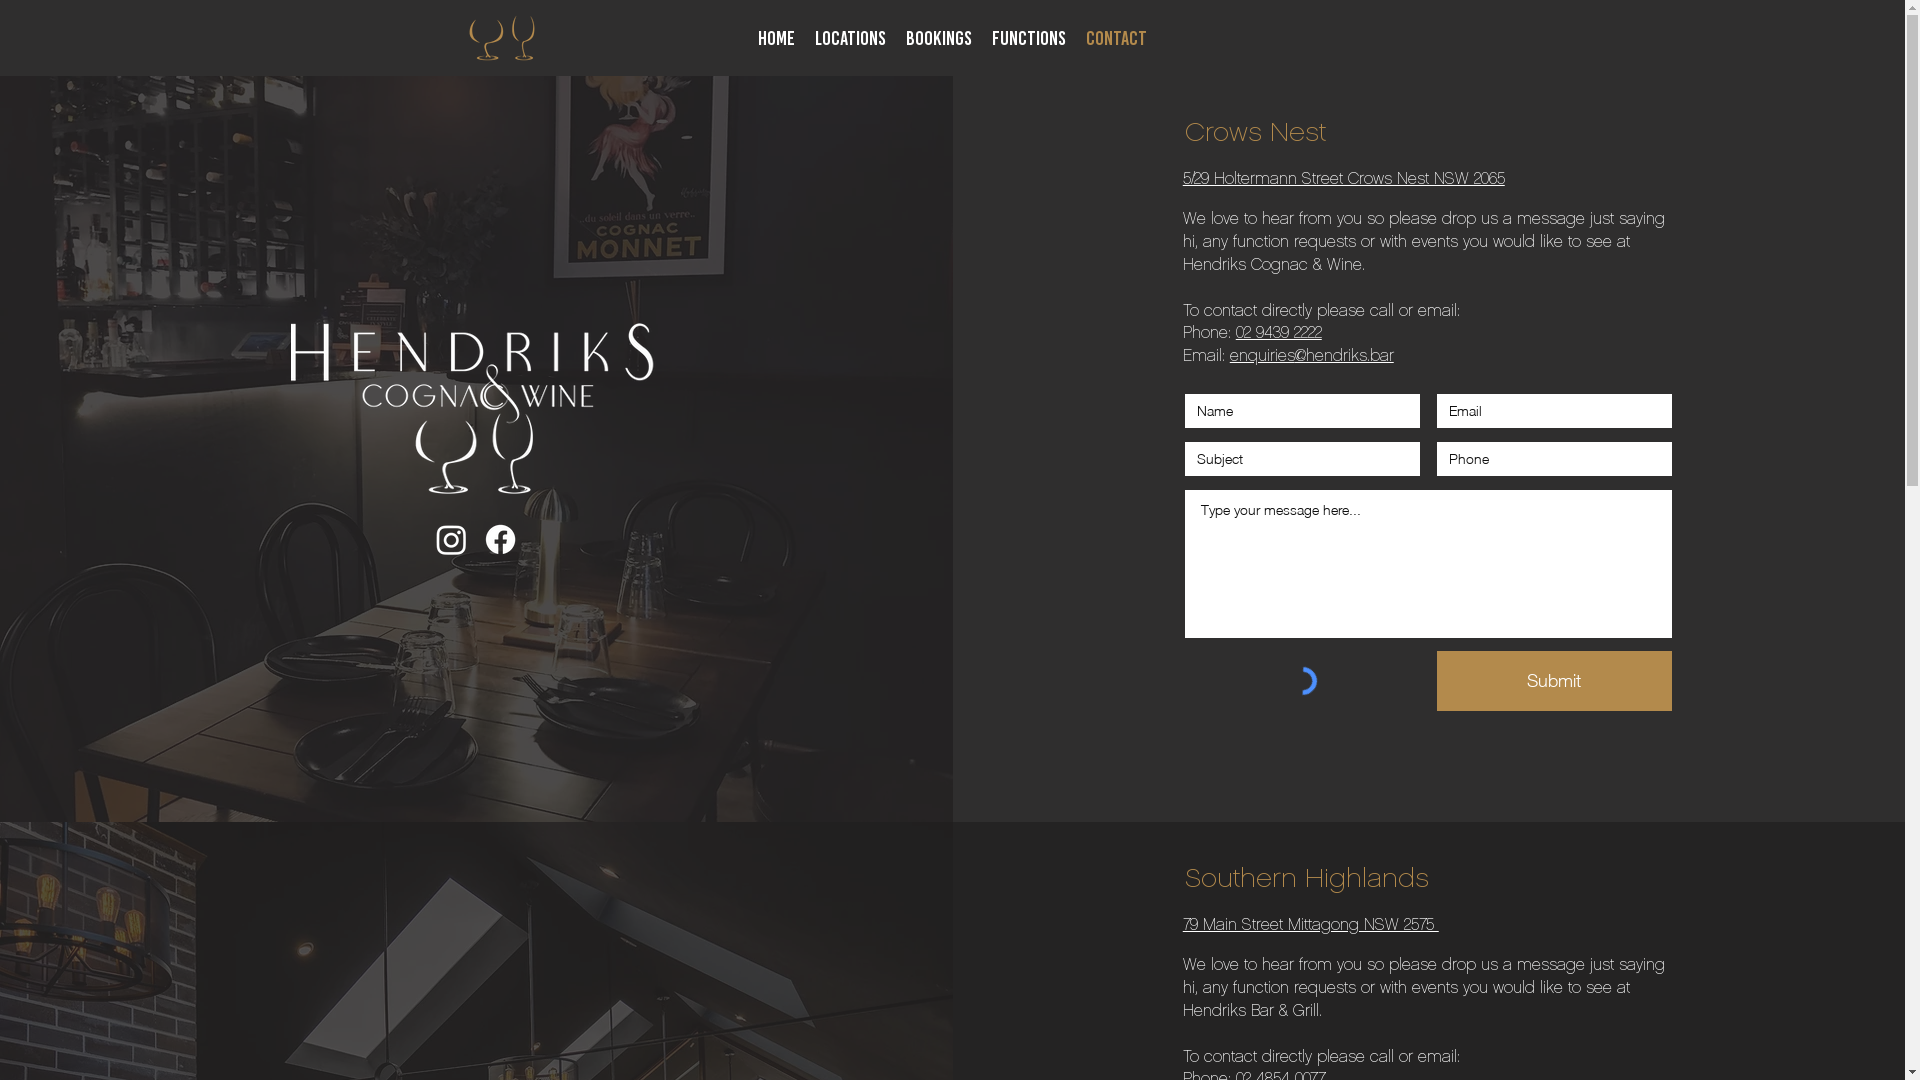 The height and width of the screenshot is (1080, 1920). Describe the element at coordinates (938, 38) in the screenshot. I see `'BOOKINGS'` at that location.